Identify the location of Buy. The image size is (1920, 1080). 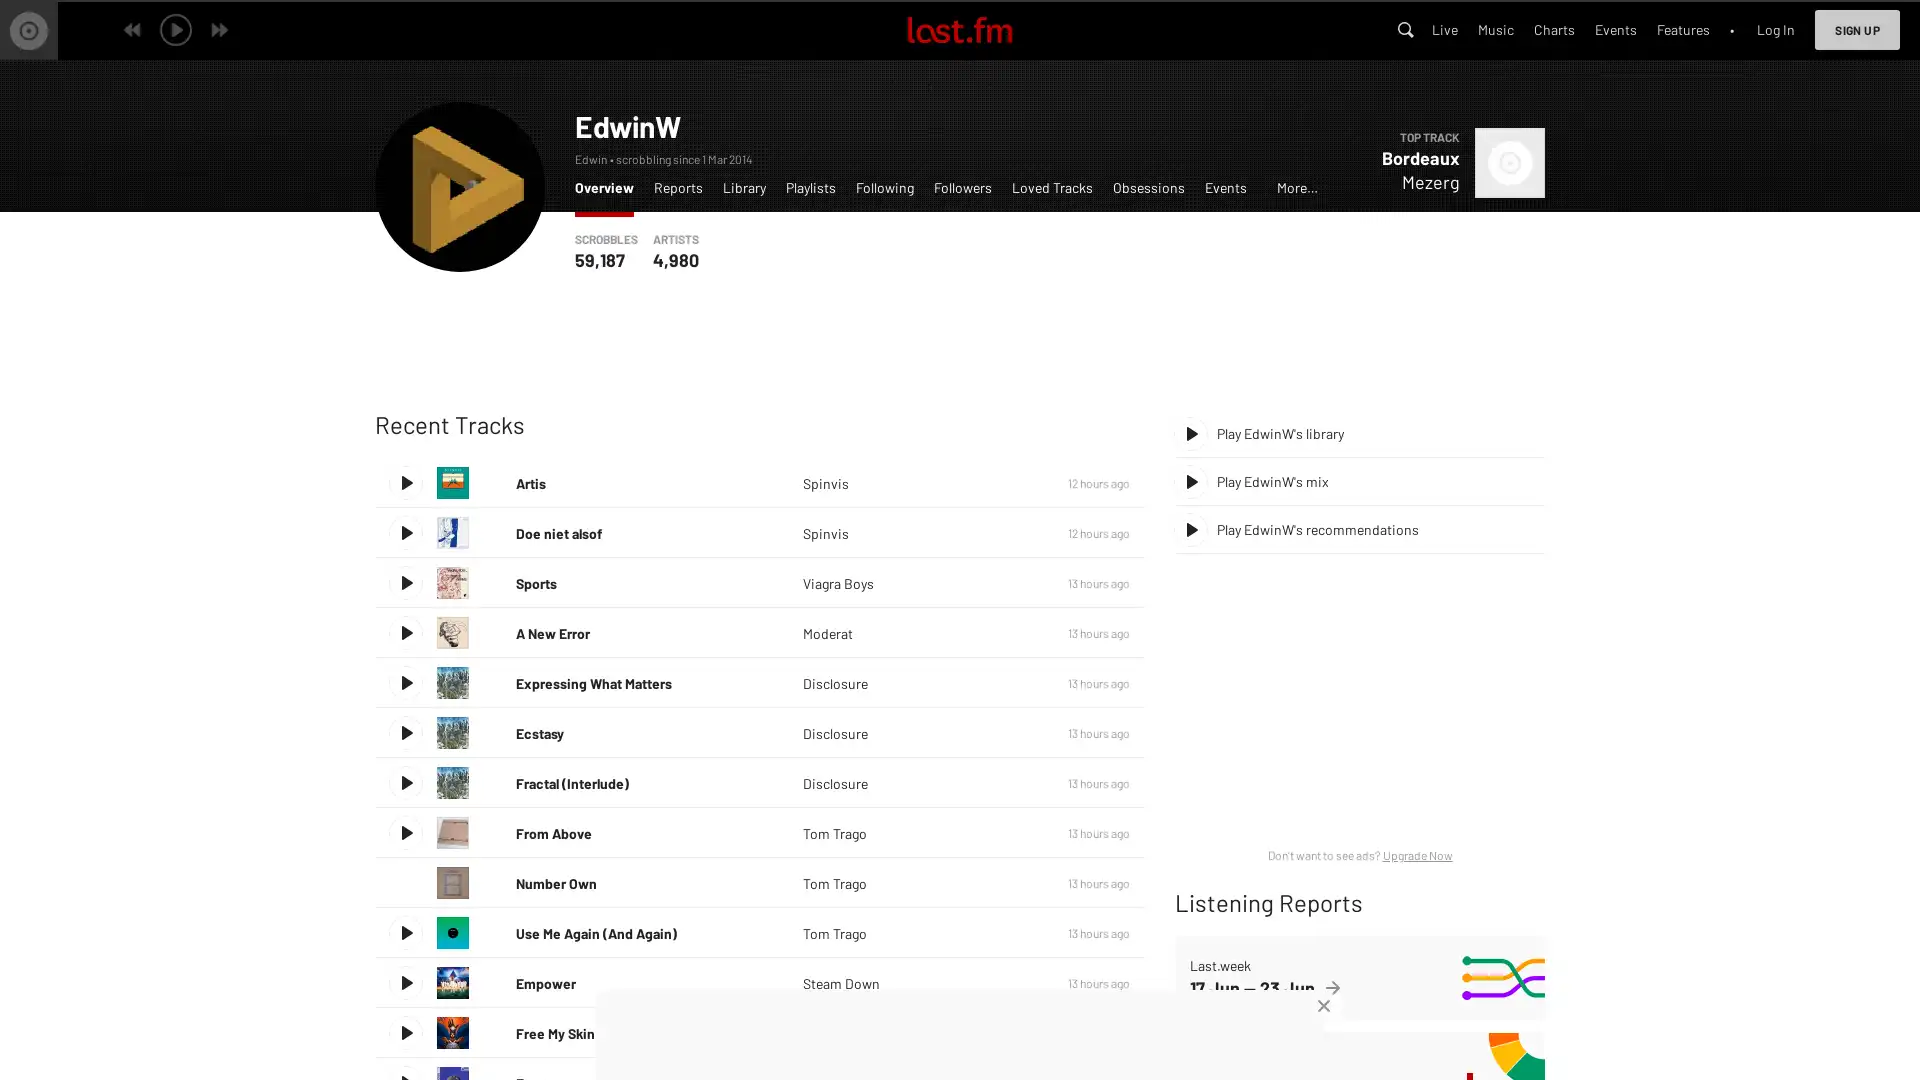
(1008, 632).